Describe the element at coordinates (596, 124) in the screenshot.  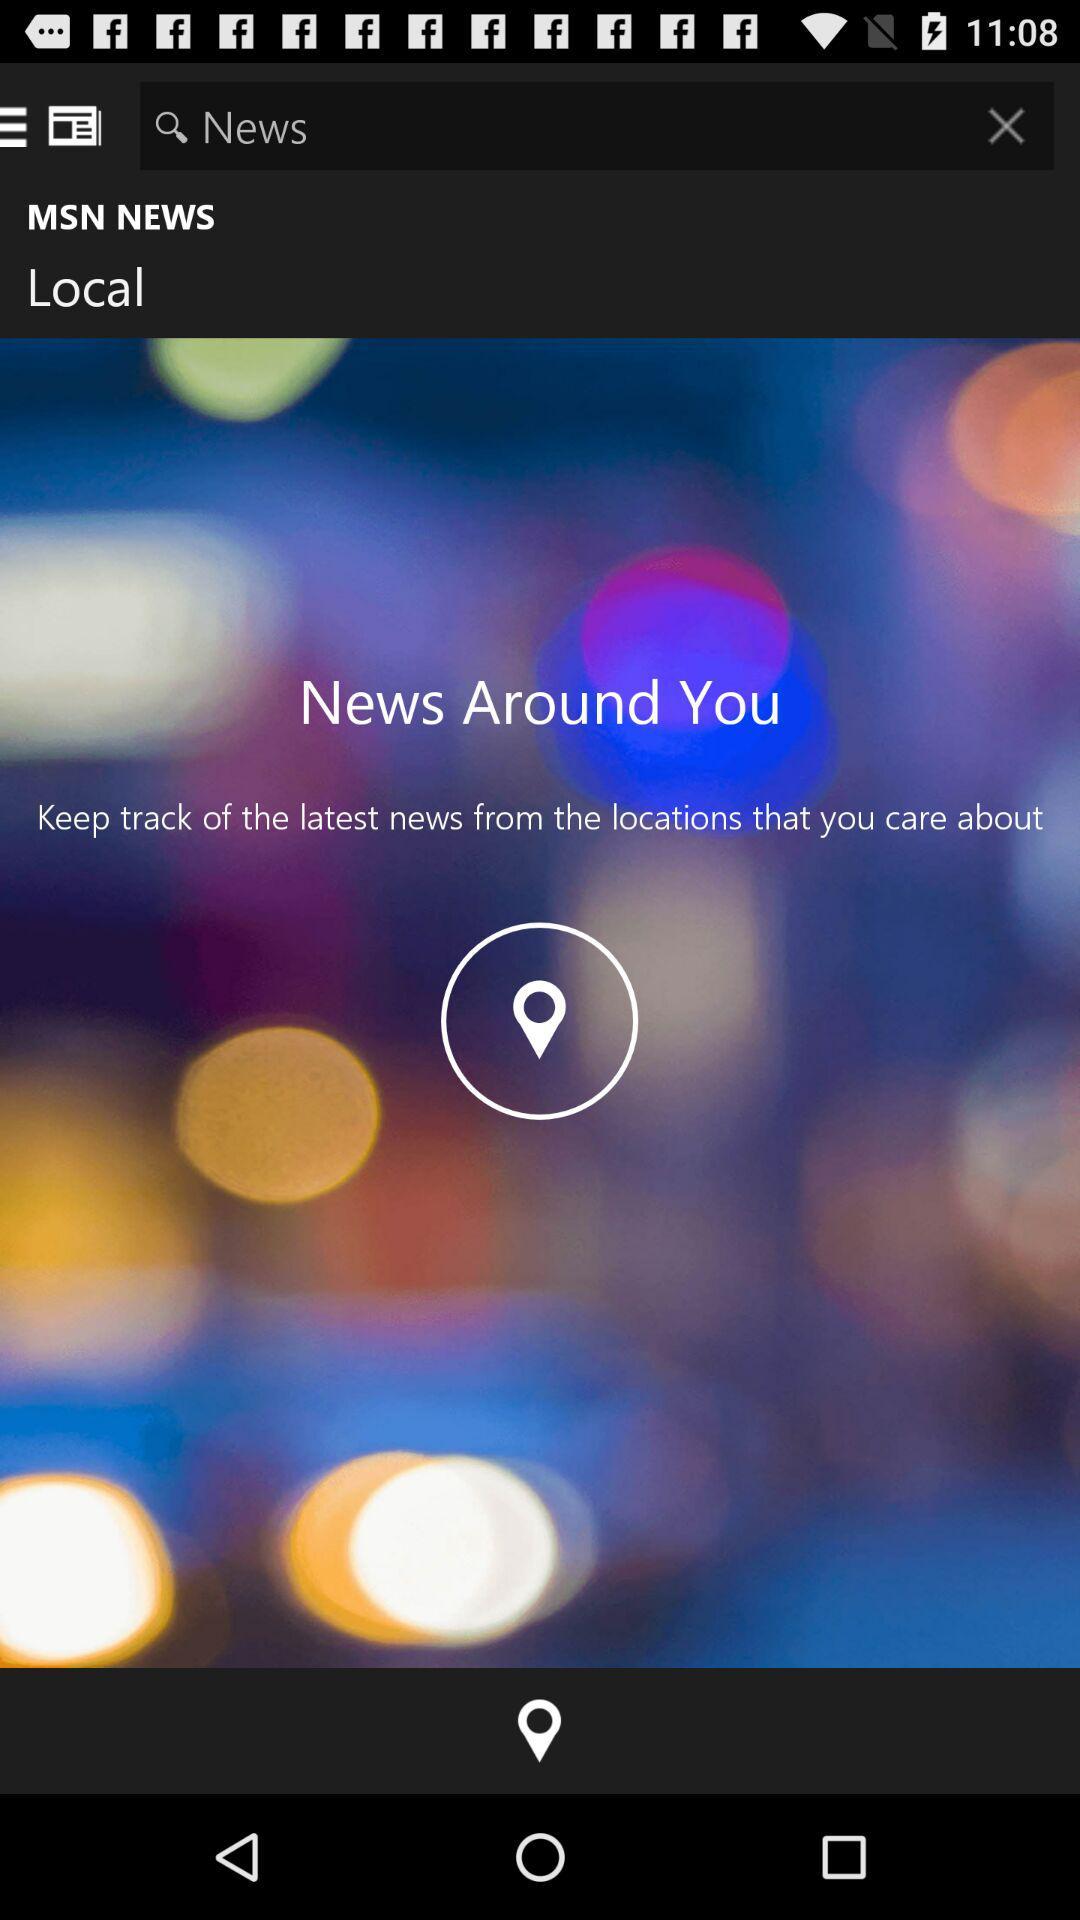
I see `news search bar` at that location.